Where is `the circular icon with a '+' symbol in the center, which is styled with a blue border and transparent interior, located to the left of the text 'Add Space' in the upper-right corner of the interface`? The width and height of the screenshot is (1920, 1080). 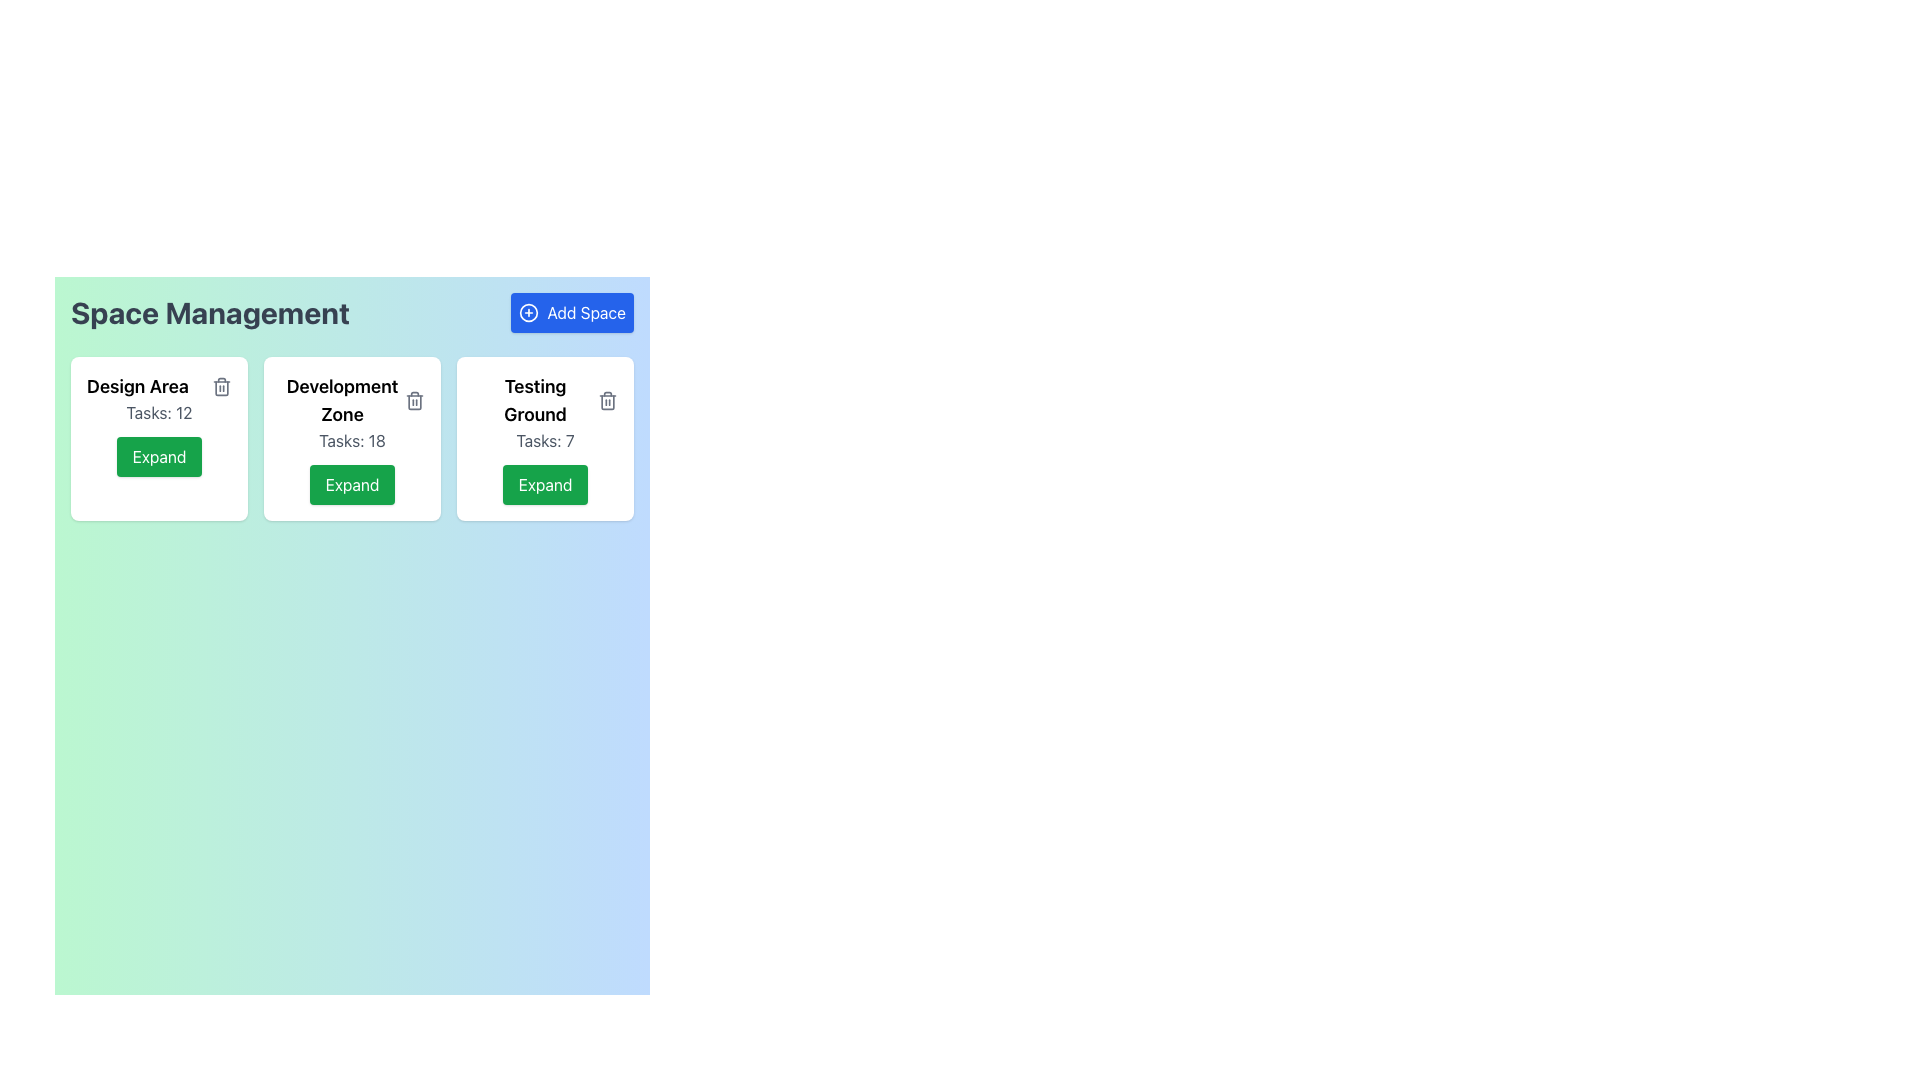
the circular icon with a '+' symbol in the center, which is styled with a blue border and transparent interior, located to the left of the text 'Add Space' in the upper-right corner of the interface is located at coordinates (529, 312).